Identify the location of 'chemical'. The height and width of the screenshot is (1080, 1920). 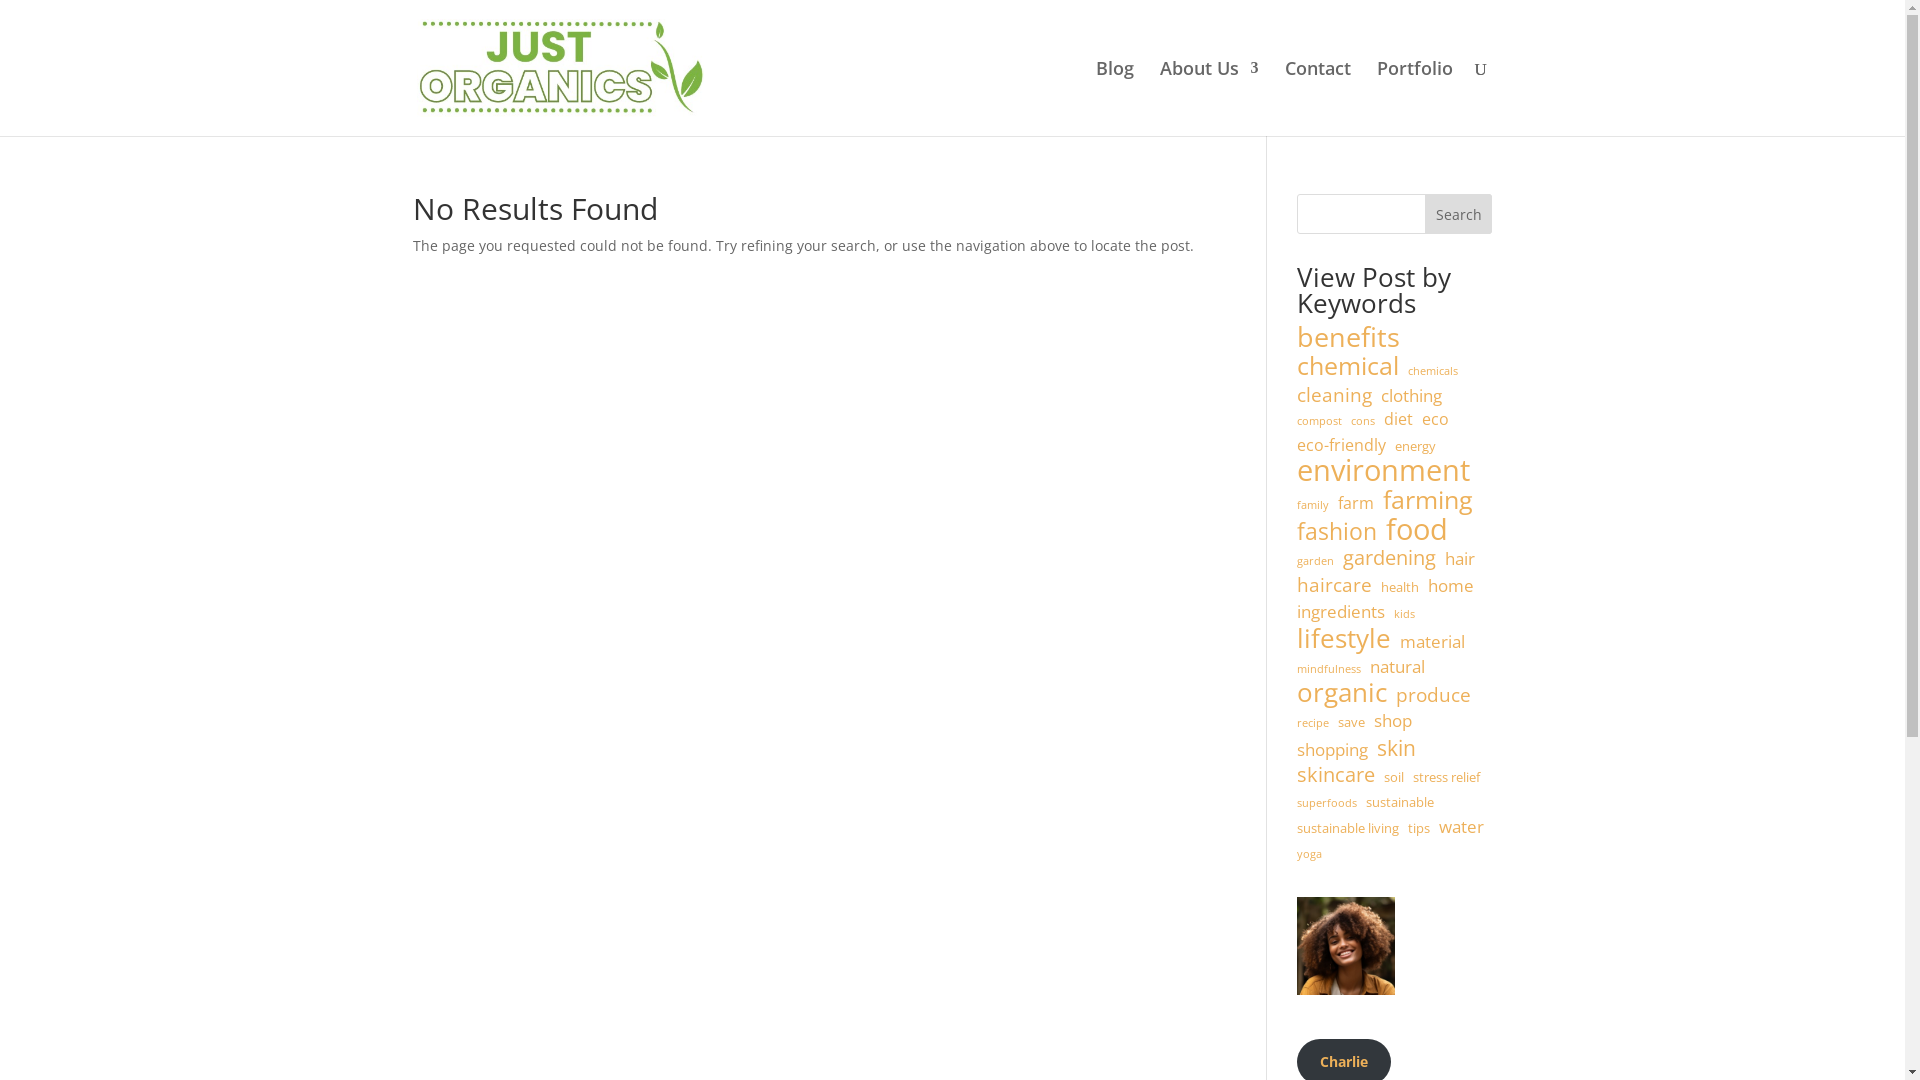
(1348, 366).